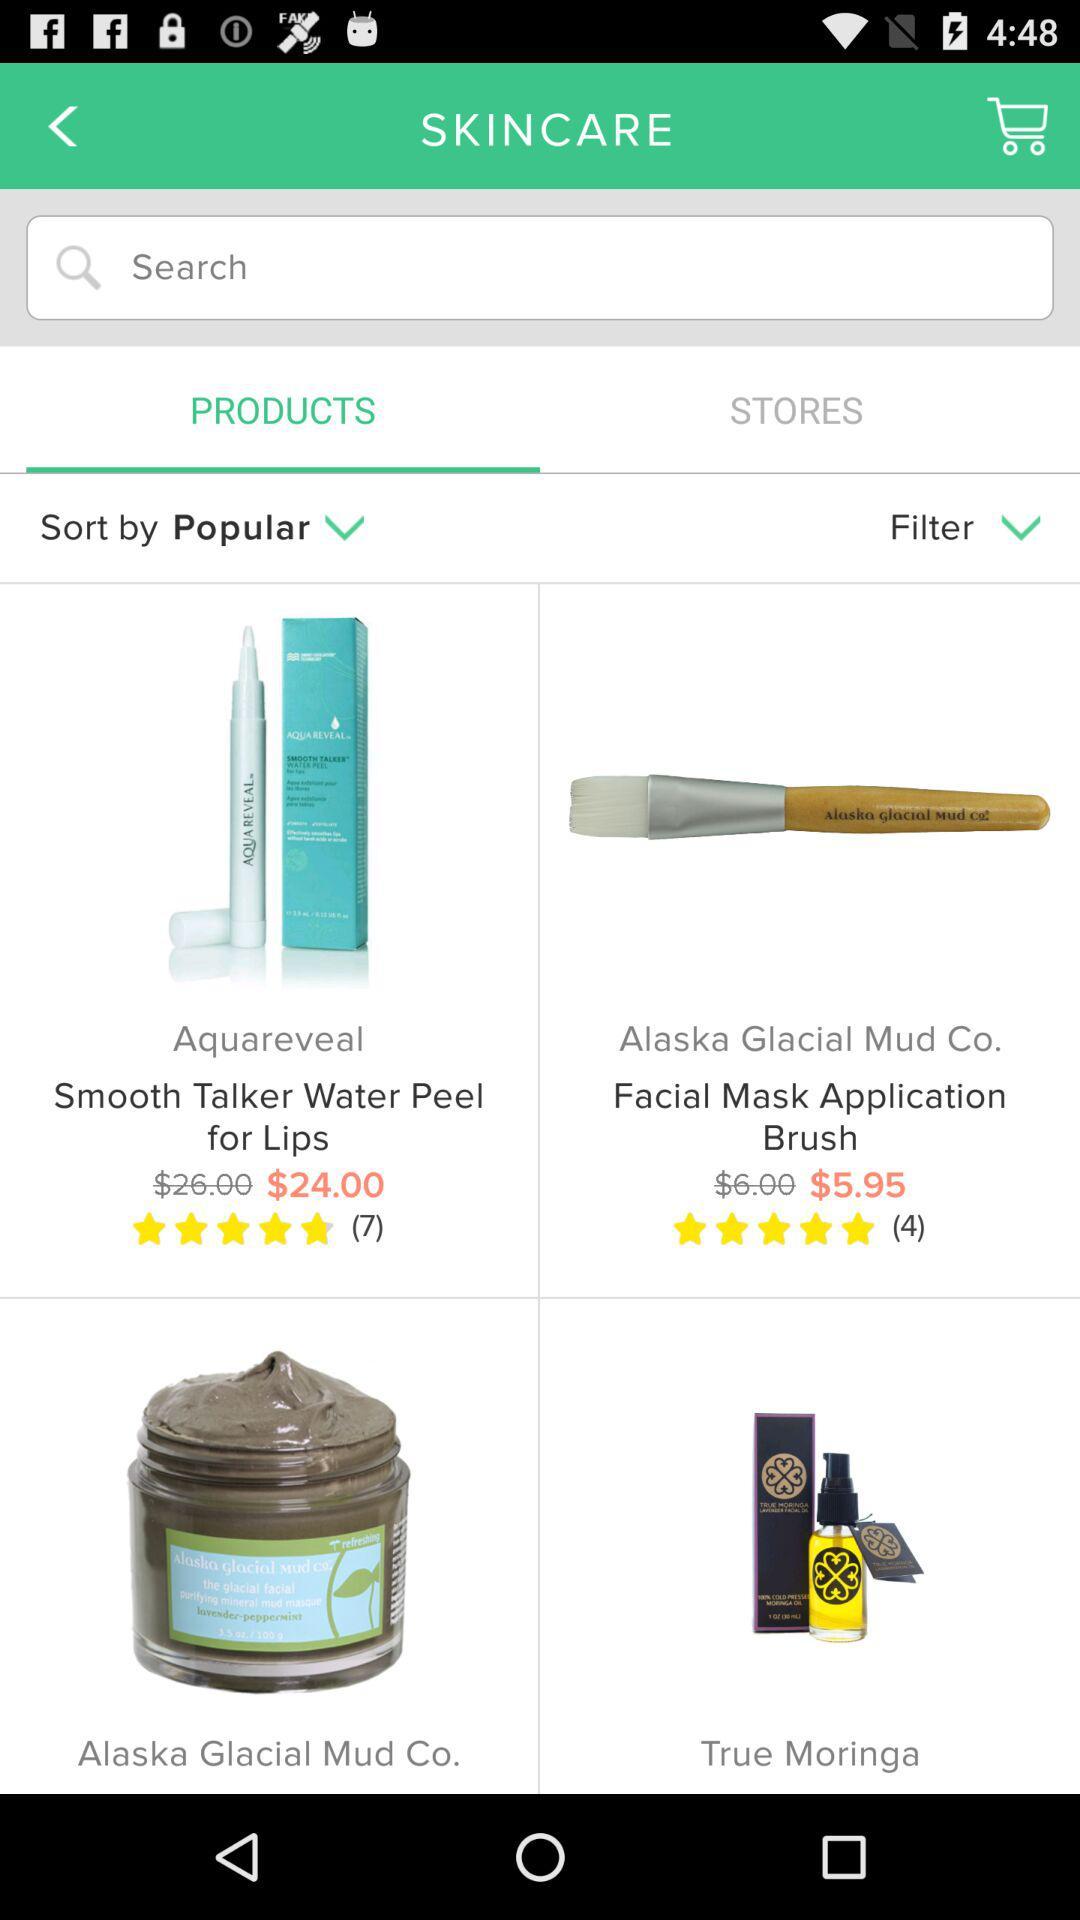  I want to click on the cart icon, so click(1017, 133).